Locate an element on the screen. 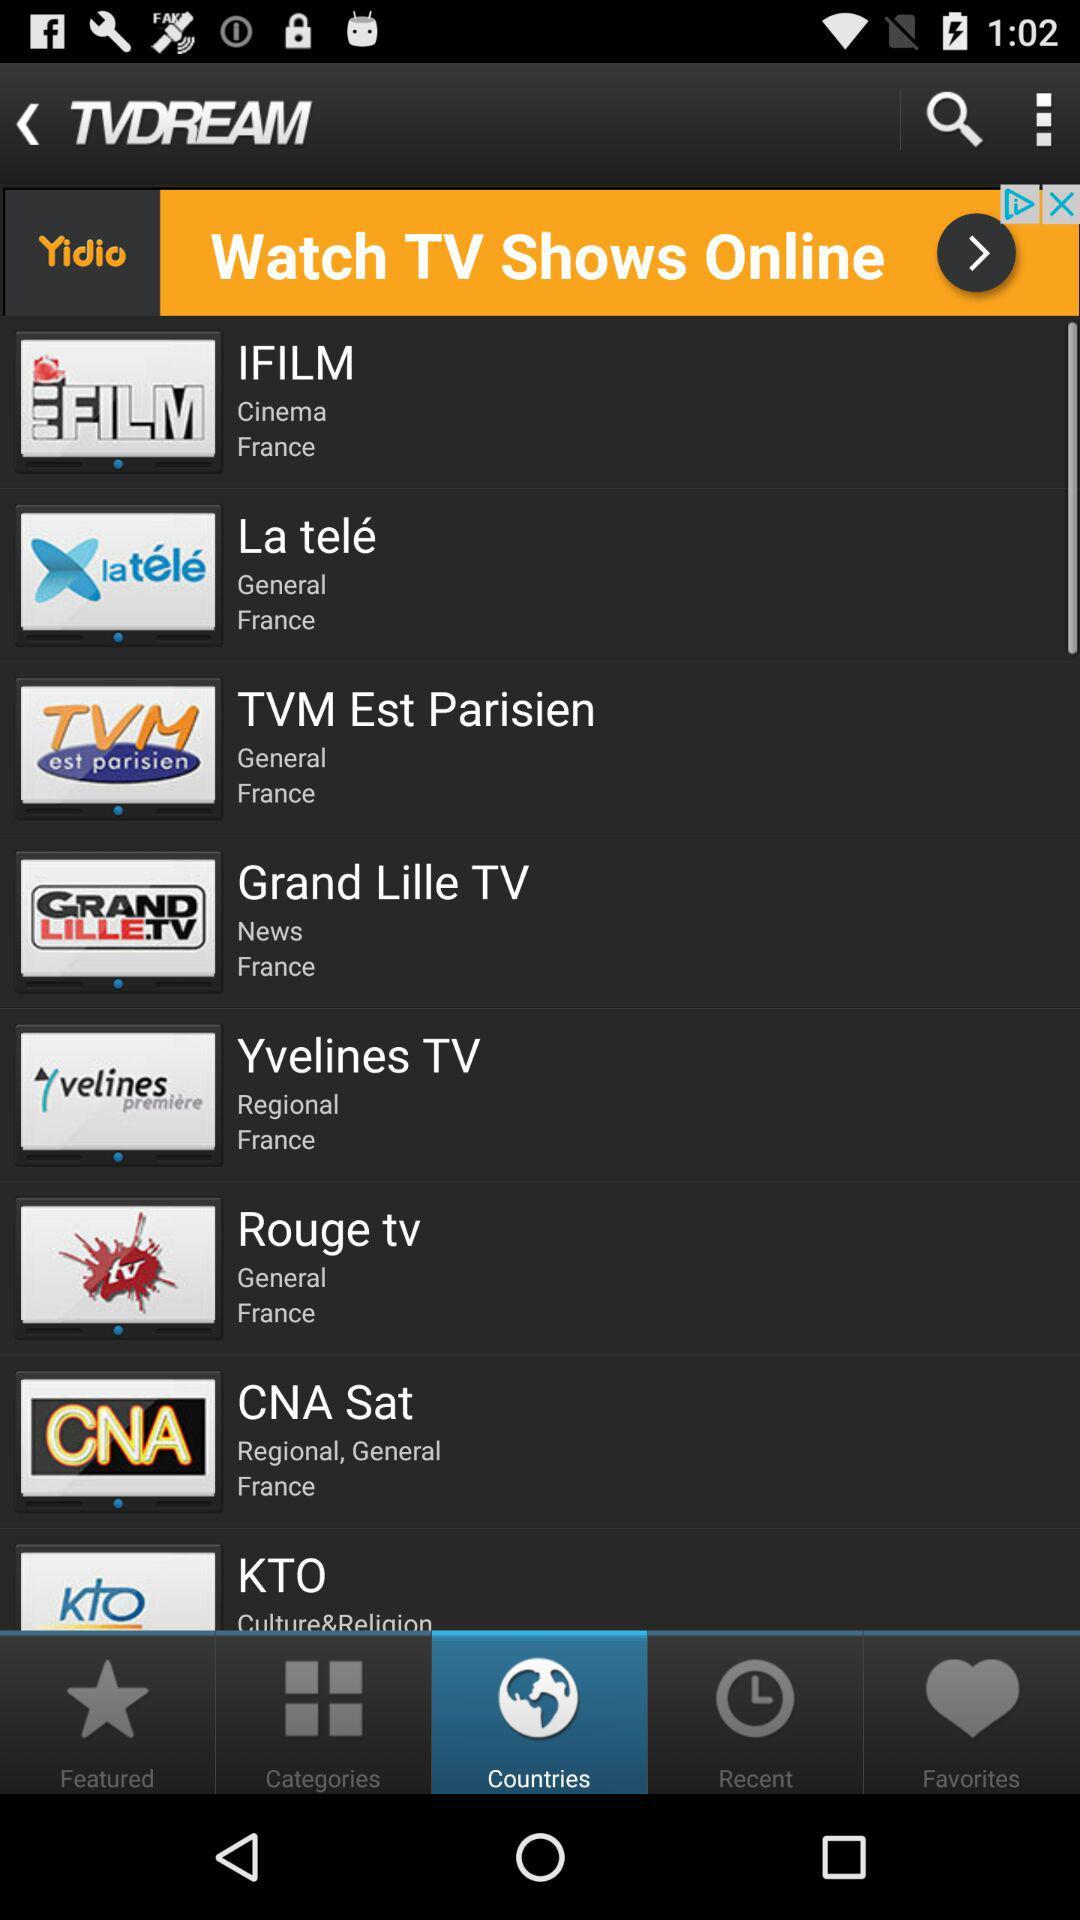 Image resolution: width=1080 pixels, height=1920 pixels. the search icon is located at coordinates (952, 127).